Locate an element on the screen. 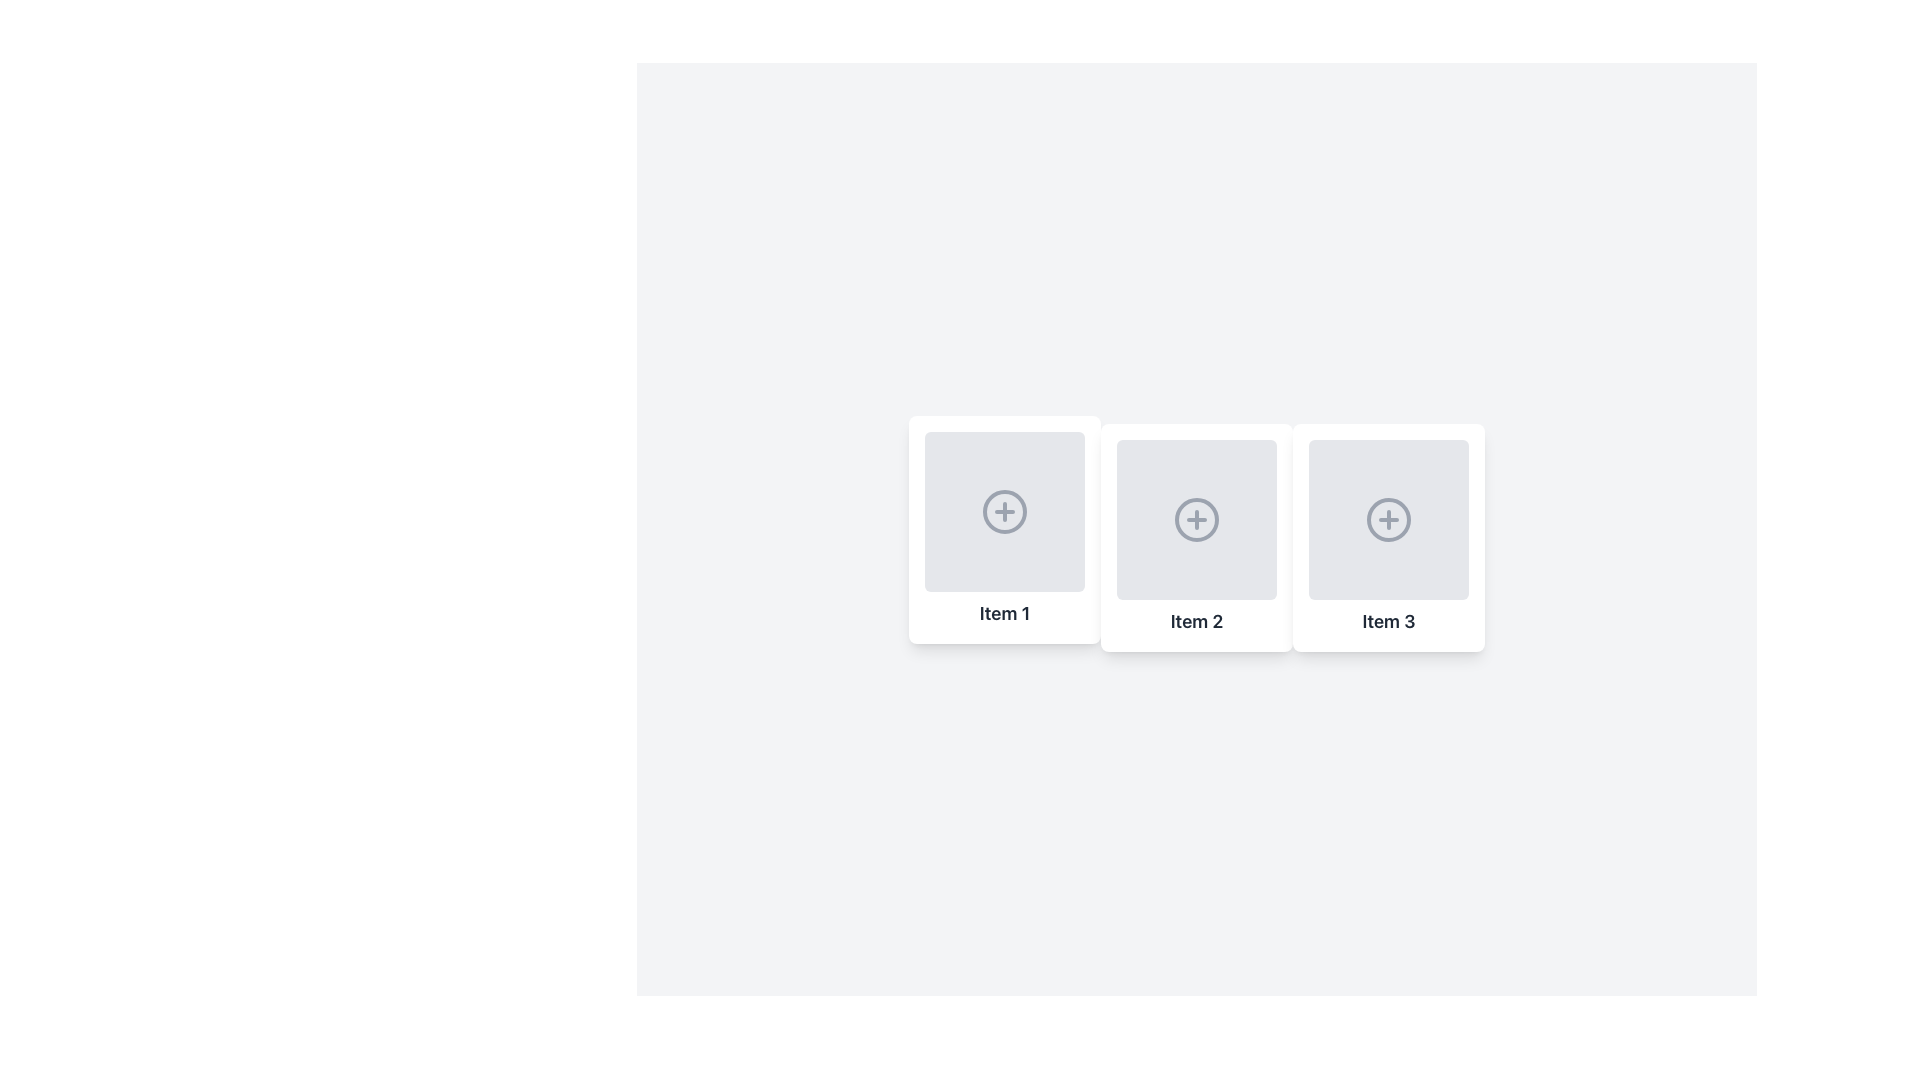 This screenshot has height=1080, width=1920. the circular icon button with a plus sign in the center, located in the second card labeled 'Item 2' is located at coordinates (1196, 518).